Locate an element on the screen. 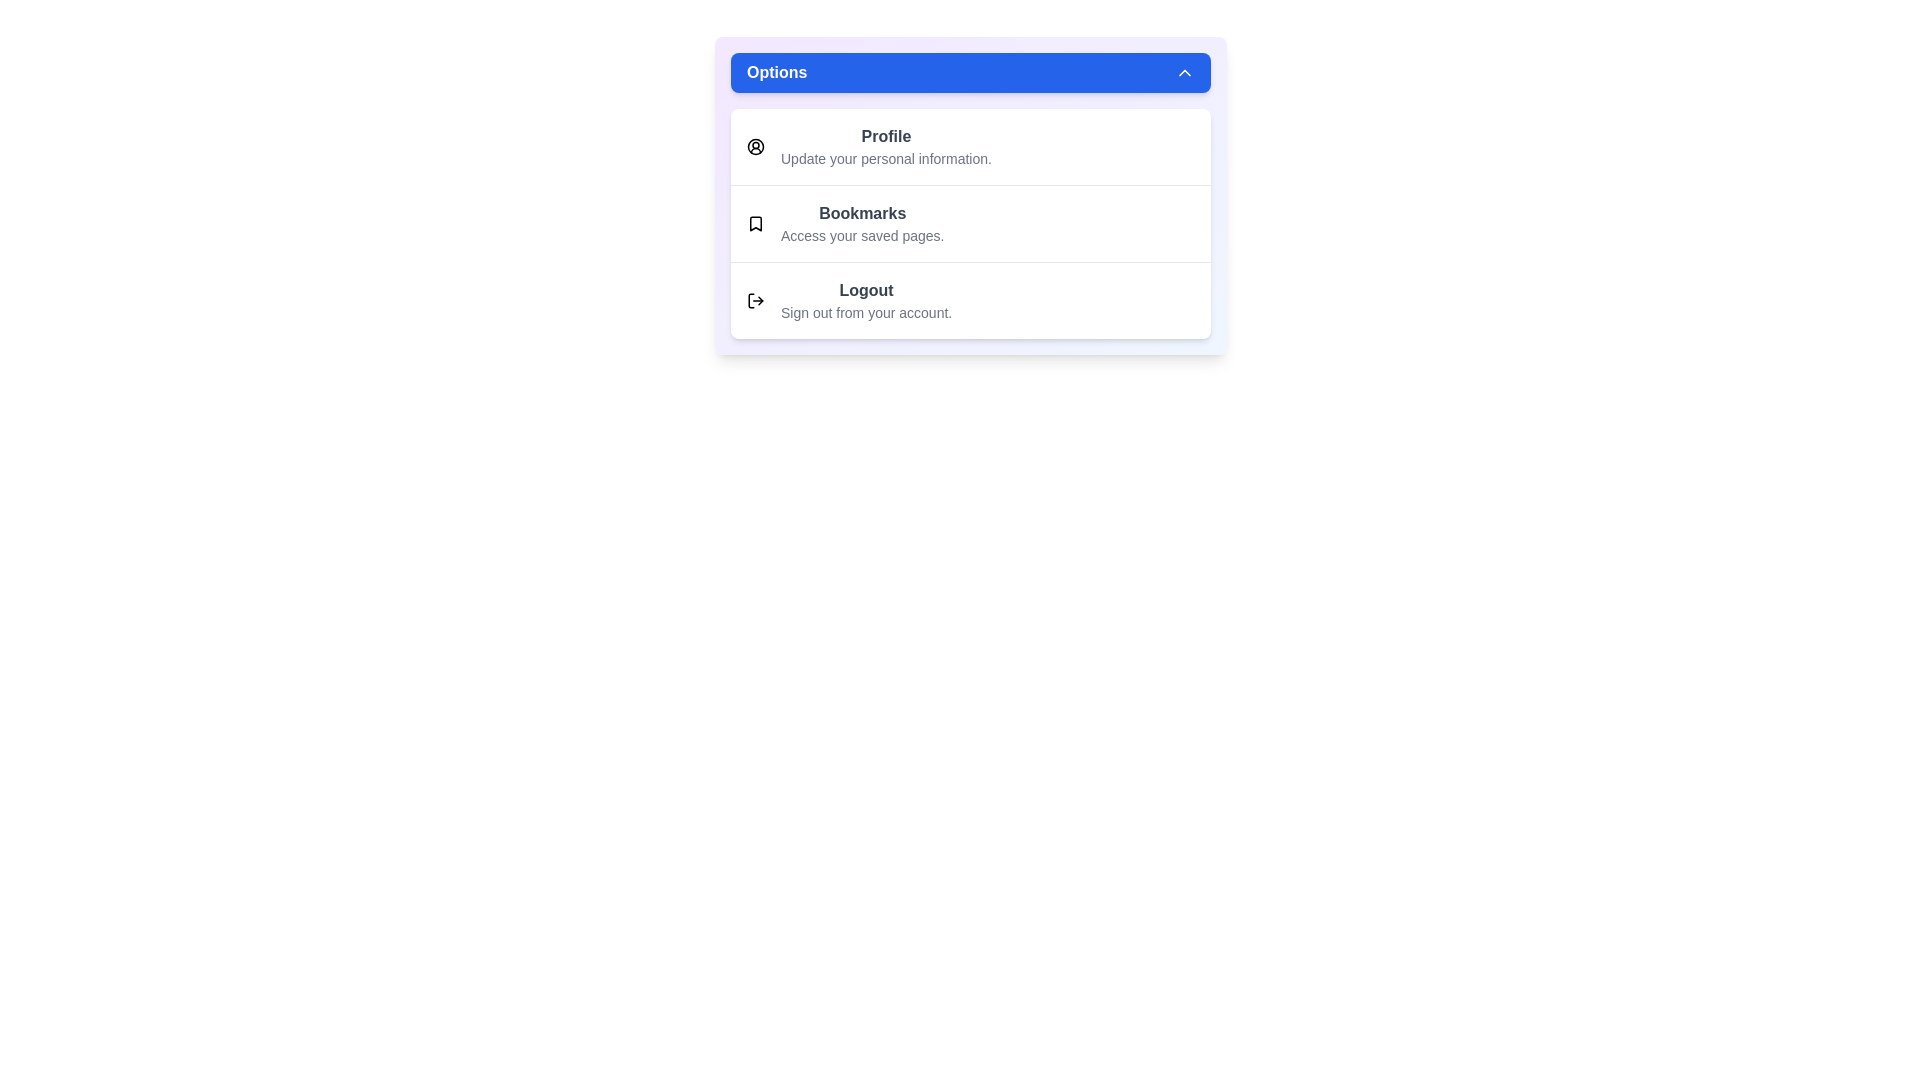  the option Logout from the menu to inspect its details is located at coordinates (970, 300).